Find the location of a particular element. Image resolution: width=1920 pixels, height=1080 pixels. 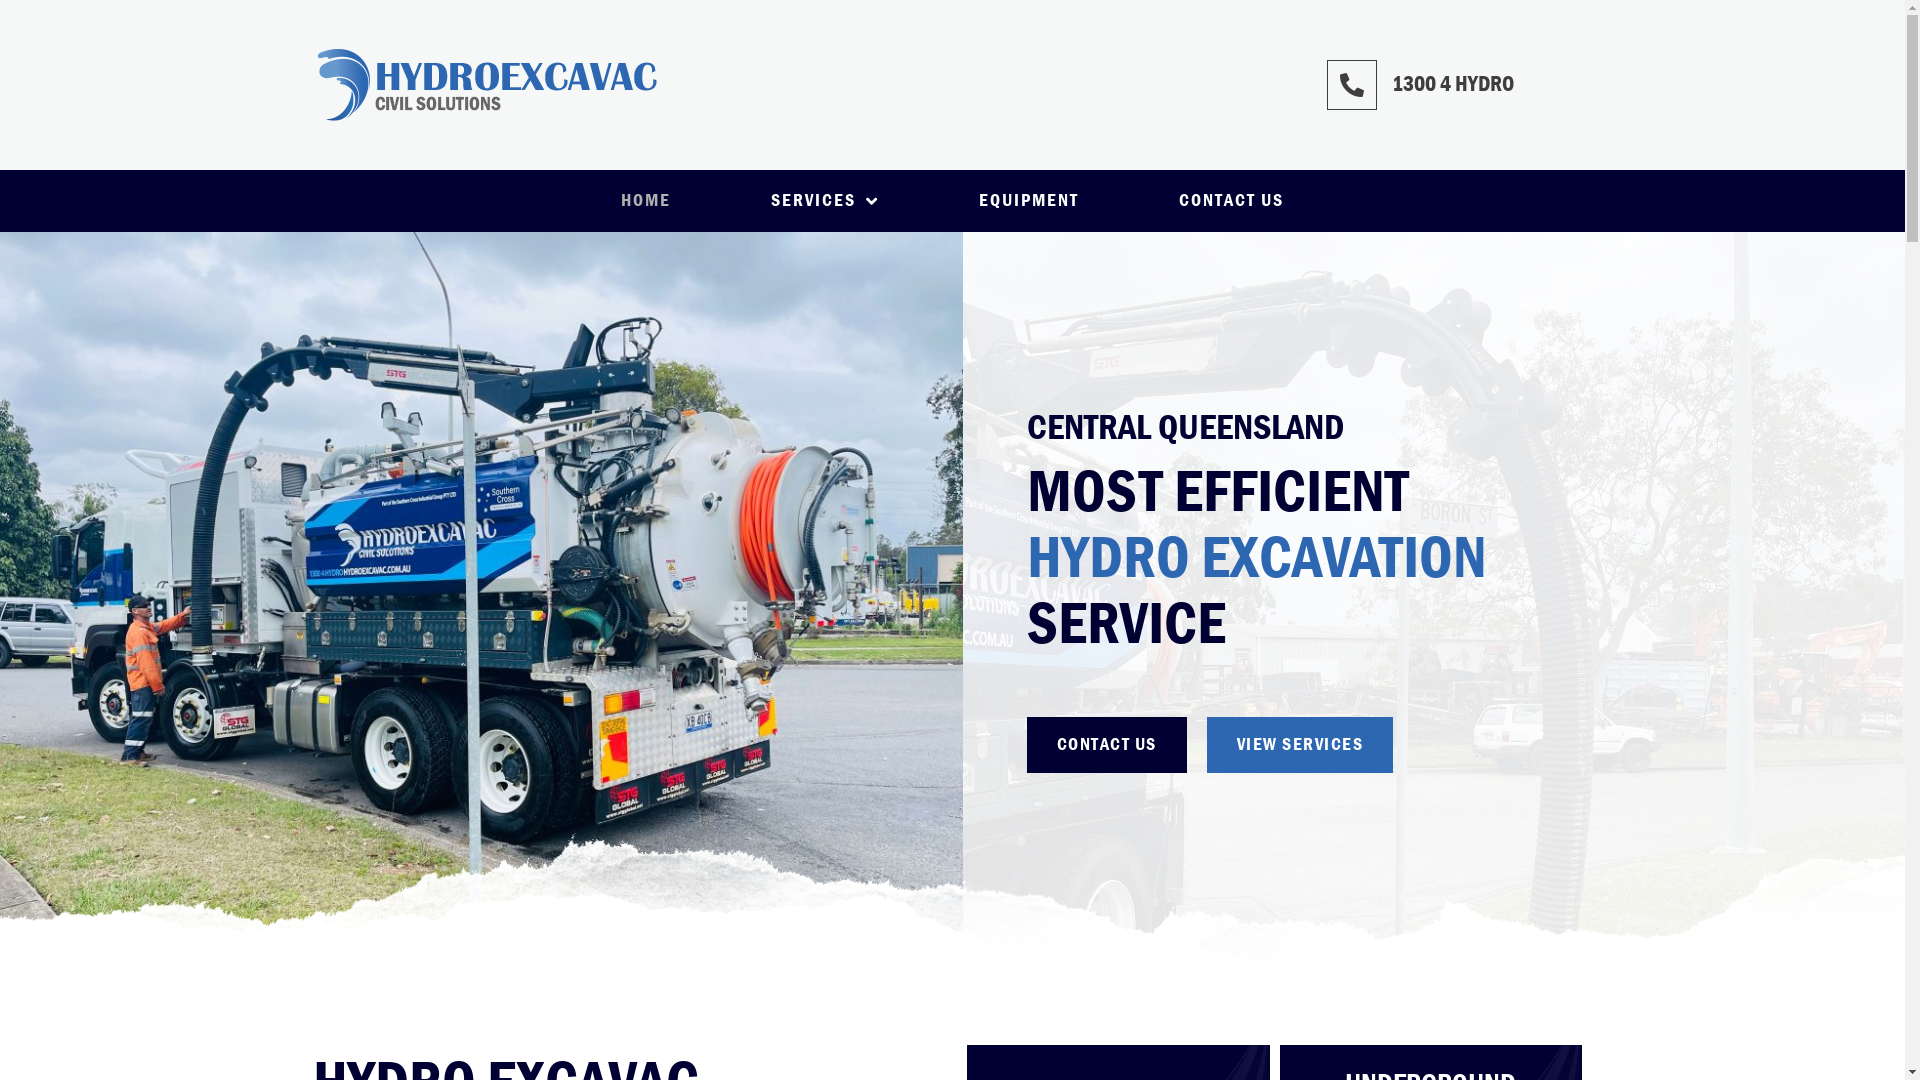

'EQUIPMENT' is located at coordinates (1028, 200).